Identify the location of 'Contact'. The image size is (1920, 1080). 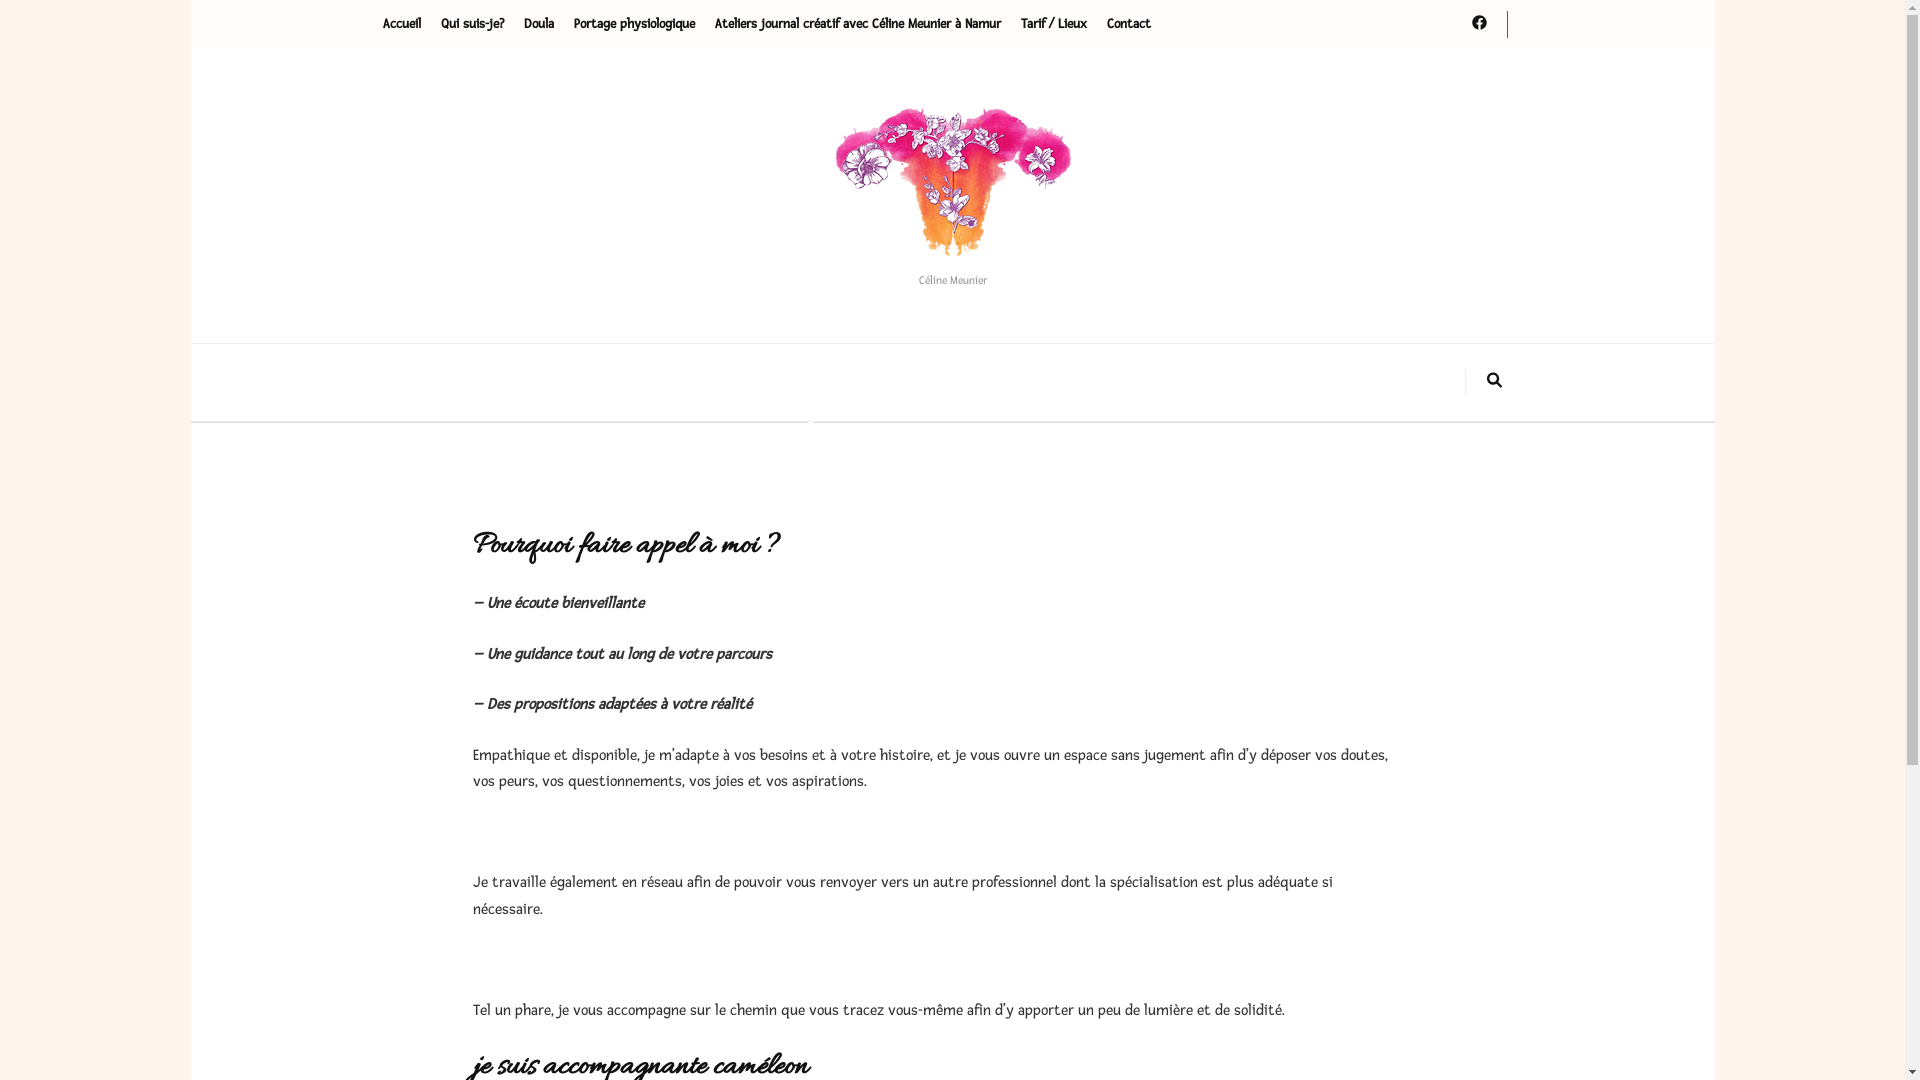
(1128, 24).